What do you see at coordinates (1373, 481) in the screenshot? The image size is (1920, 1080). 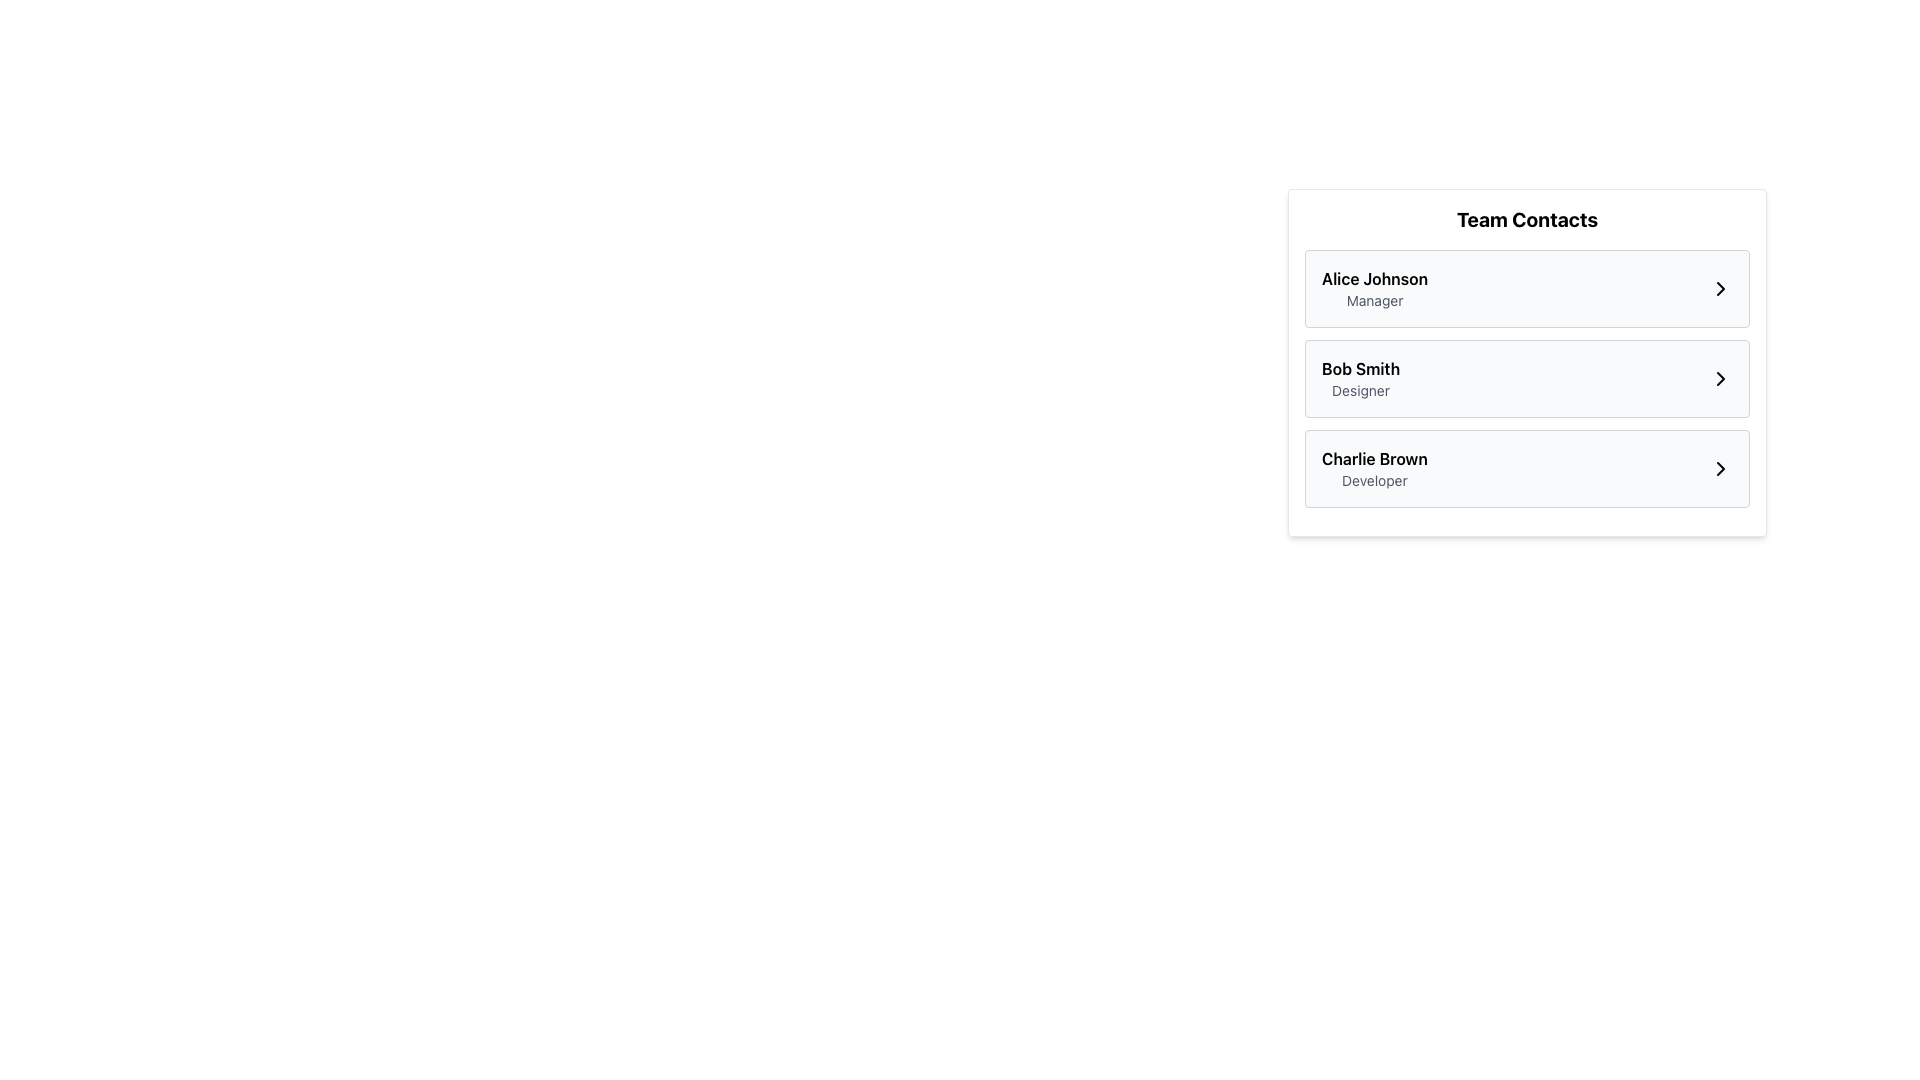 I see `the text label displaying the role or position of 'Charlie Brown' located underneath his name in the third card of the 'Team Contacts' section` at bounding box center [1373, 481].